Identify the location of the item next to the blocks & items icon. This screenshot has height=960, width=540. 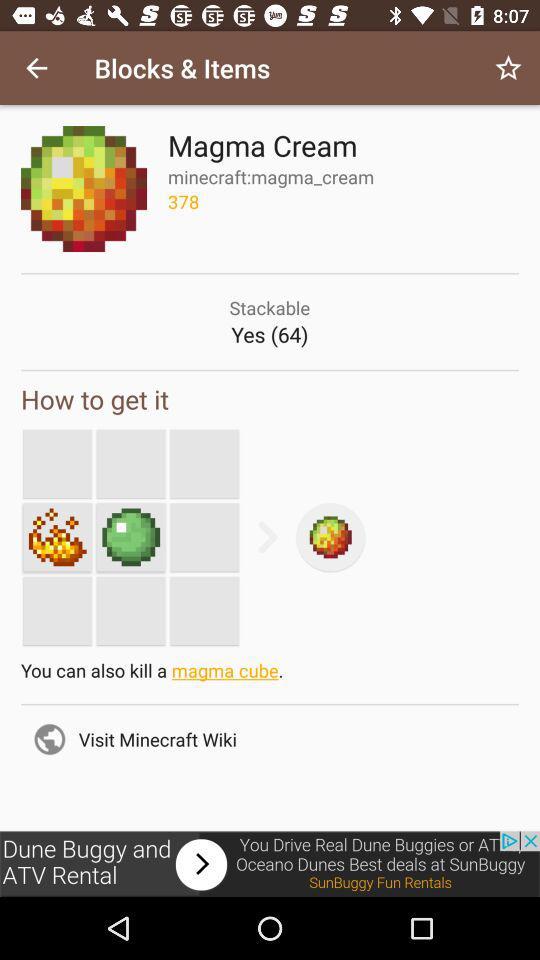
(508, 68).